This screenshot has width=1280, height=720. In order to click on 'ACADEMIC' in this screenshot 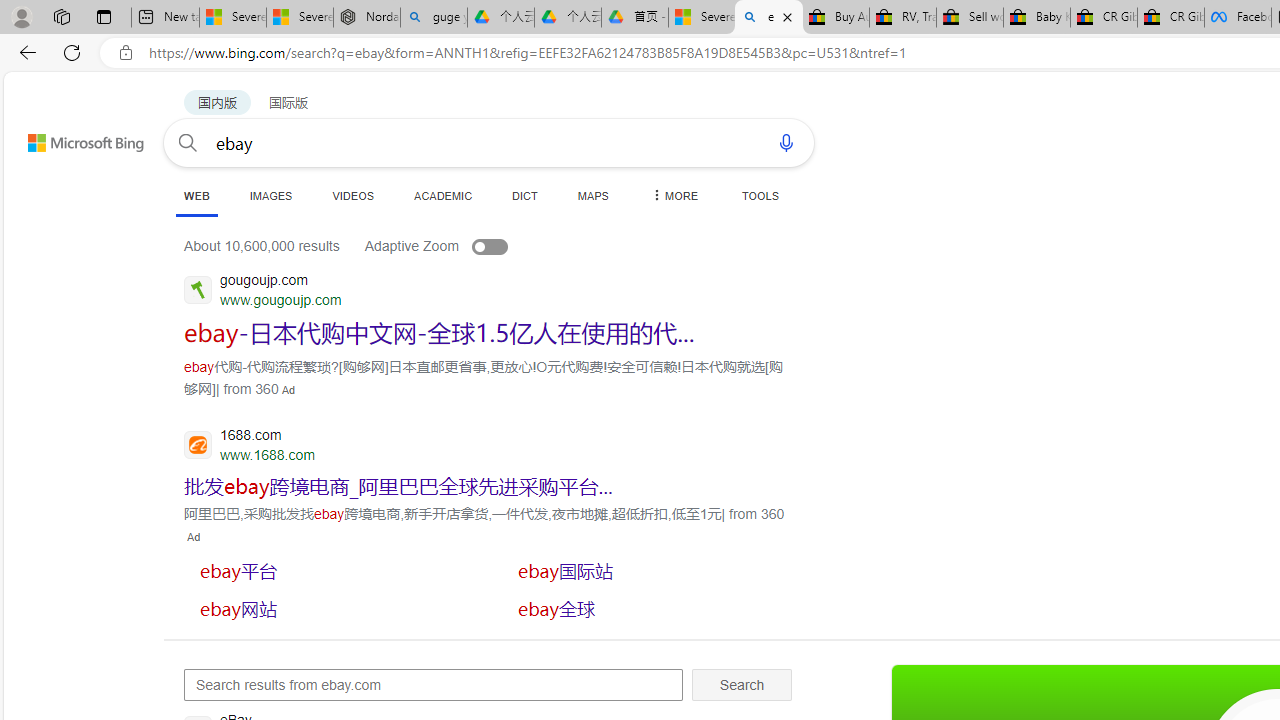, I will do `click(442, 195)`.